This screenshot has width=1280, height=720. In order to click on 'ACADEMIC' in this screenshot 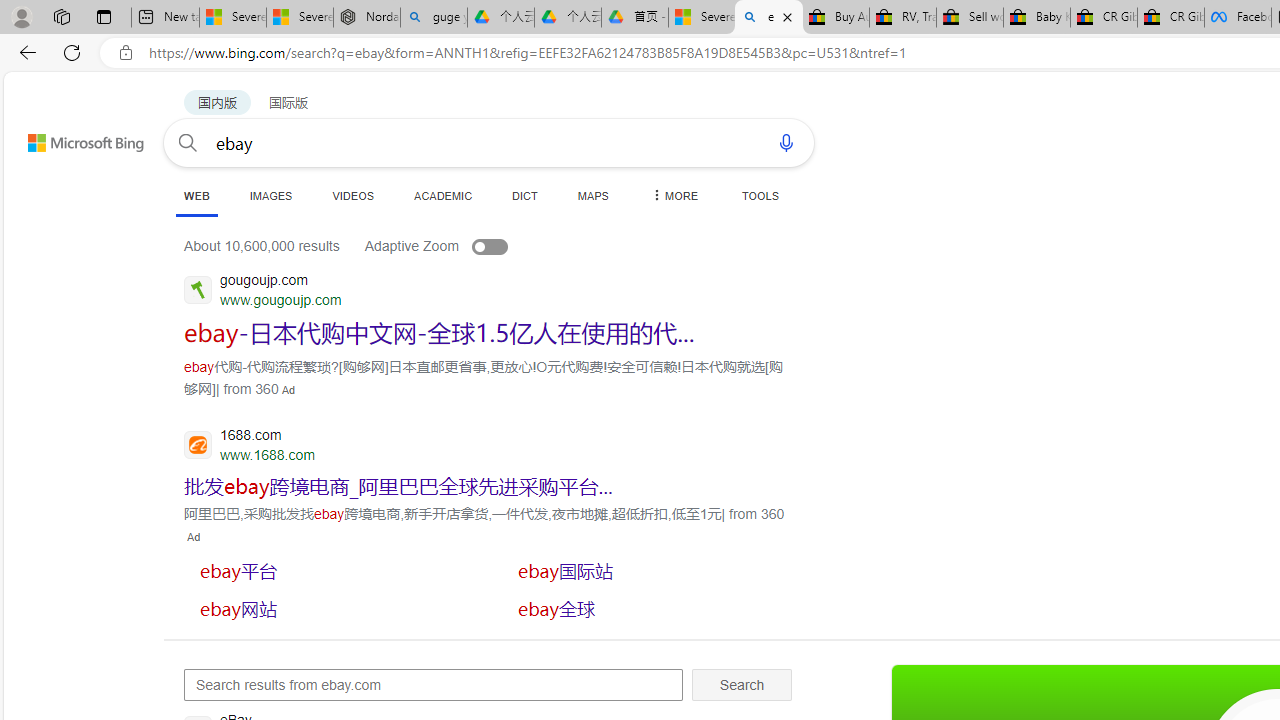, I will do `click(442, 195)`.